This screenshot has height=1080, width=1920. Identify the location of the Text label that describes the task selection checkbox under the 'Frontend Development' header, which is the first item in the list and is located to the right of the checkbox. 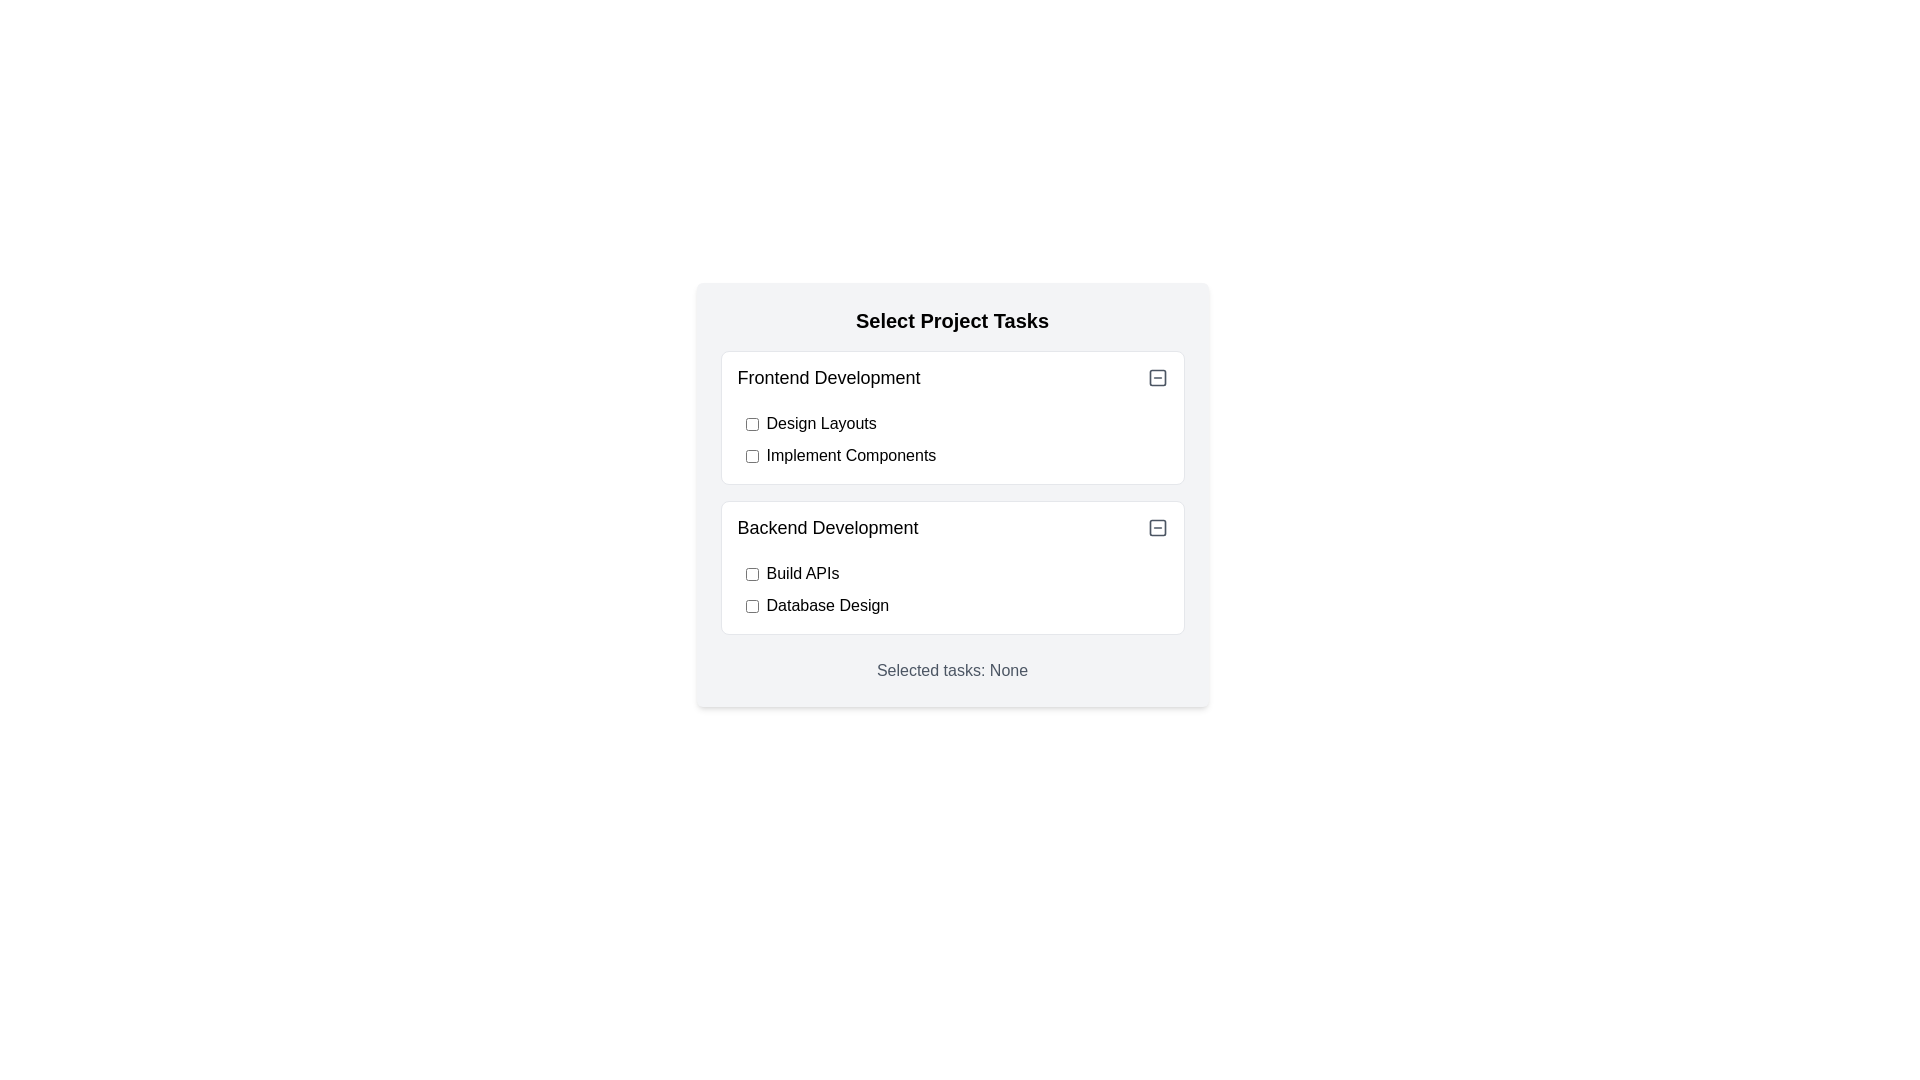
(821, 423).